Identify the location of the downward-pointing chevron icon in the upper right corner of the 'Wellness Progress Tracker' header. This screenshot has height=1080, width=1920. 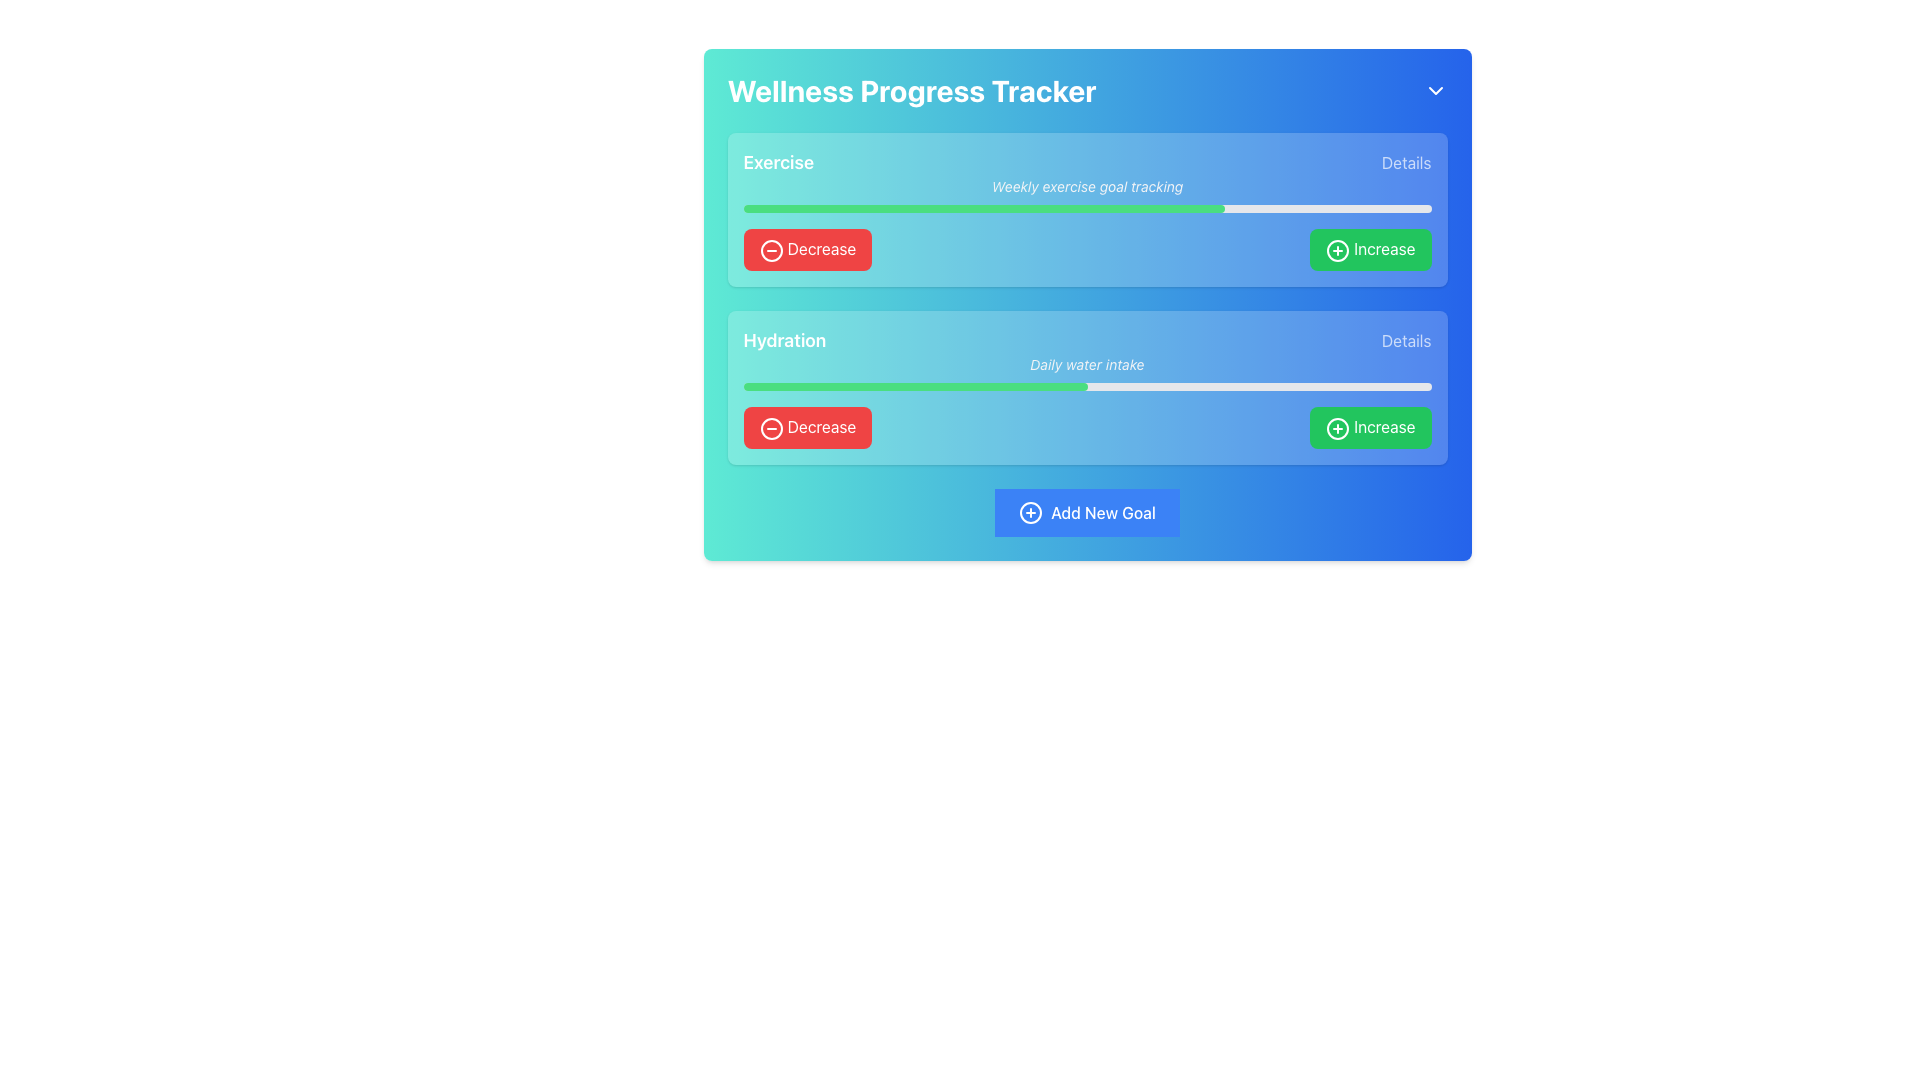
(1434, 91).